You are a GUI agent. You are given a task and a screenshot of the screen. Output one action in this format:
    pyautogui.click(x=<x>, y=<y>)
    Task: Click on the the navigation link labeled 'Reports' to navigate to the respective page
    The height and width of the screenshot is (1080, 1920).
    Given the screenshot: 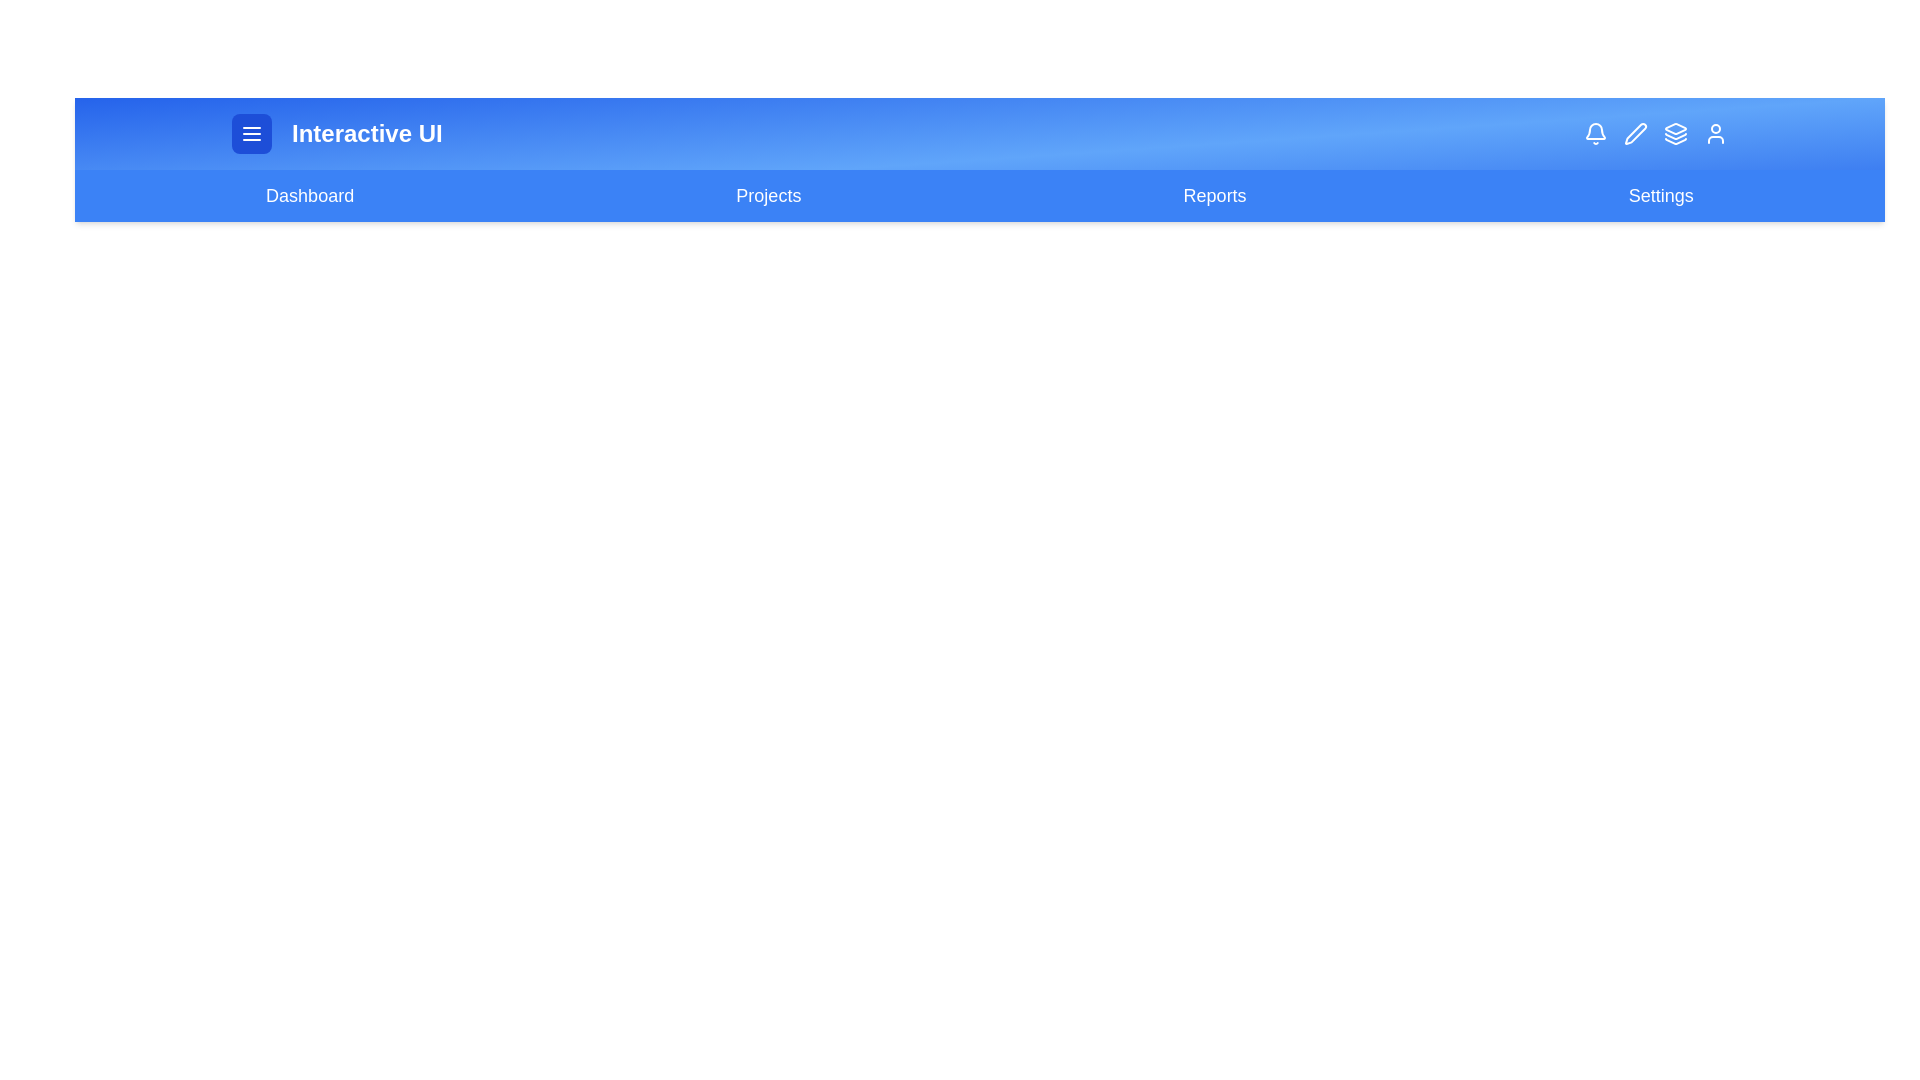 What is the action you would take?
    pyautogui.click(x=1213, y=196)
    